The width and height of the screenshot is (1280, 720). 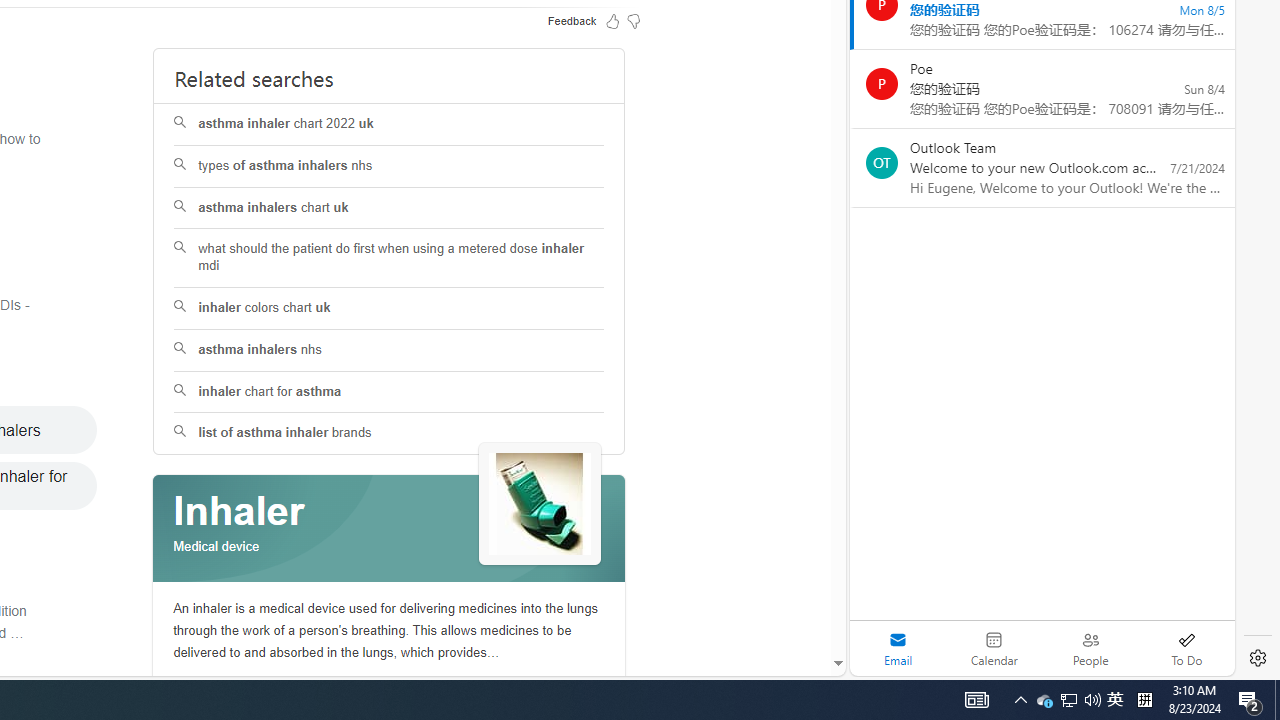 I want to click on 'Class: spl_logobg', so click(x=389, y=528).